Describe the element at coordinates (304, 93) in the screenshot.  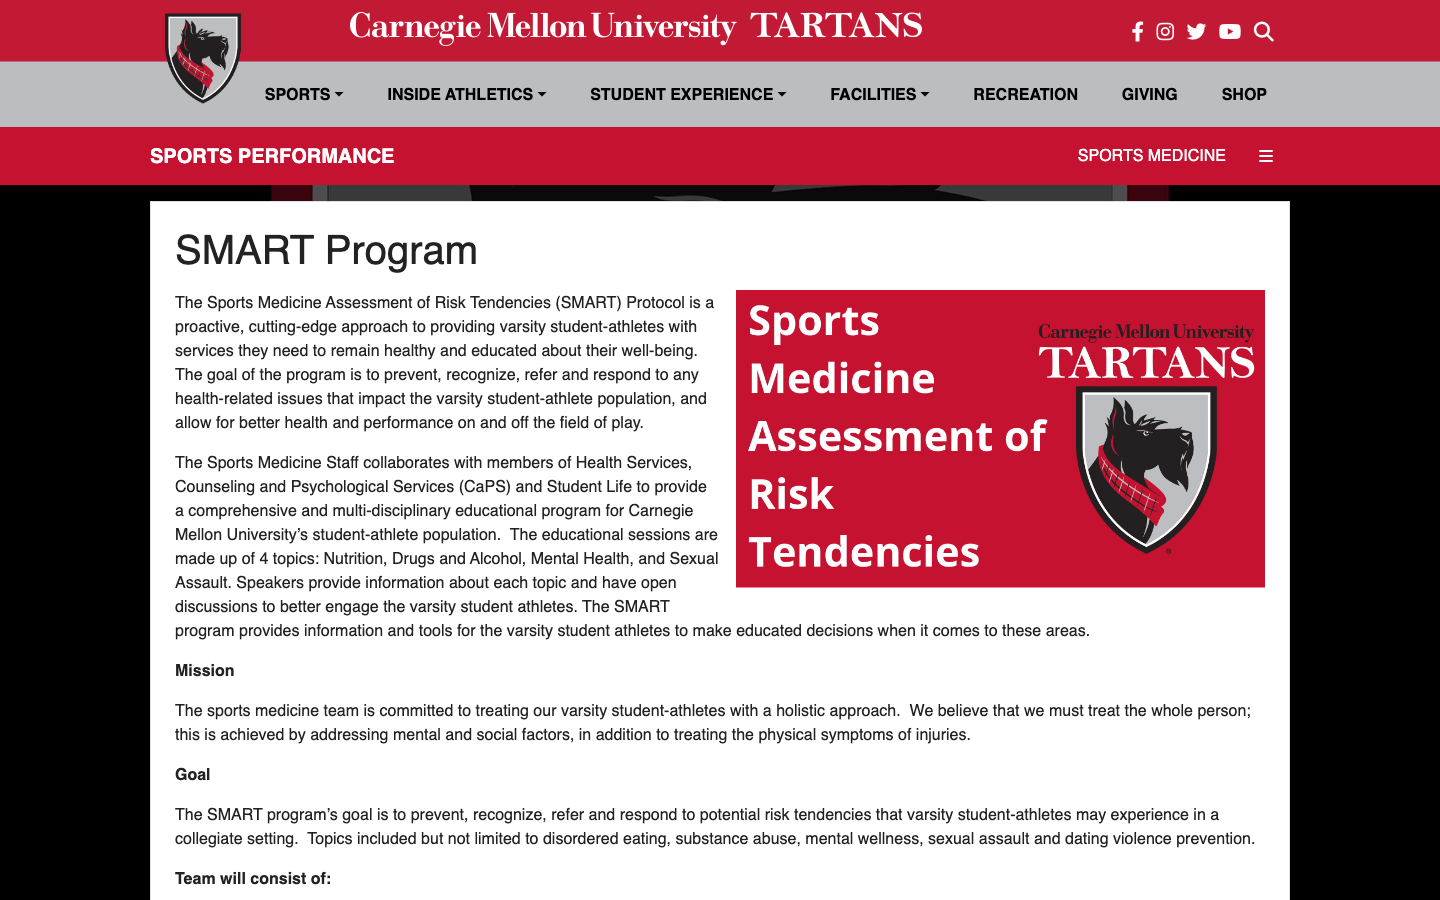
I see `Activate Sports Menu` at that location.